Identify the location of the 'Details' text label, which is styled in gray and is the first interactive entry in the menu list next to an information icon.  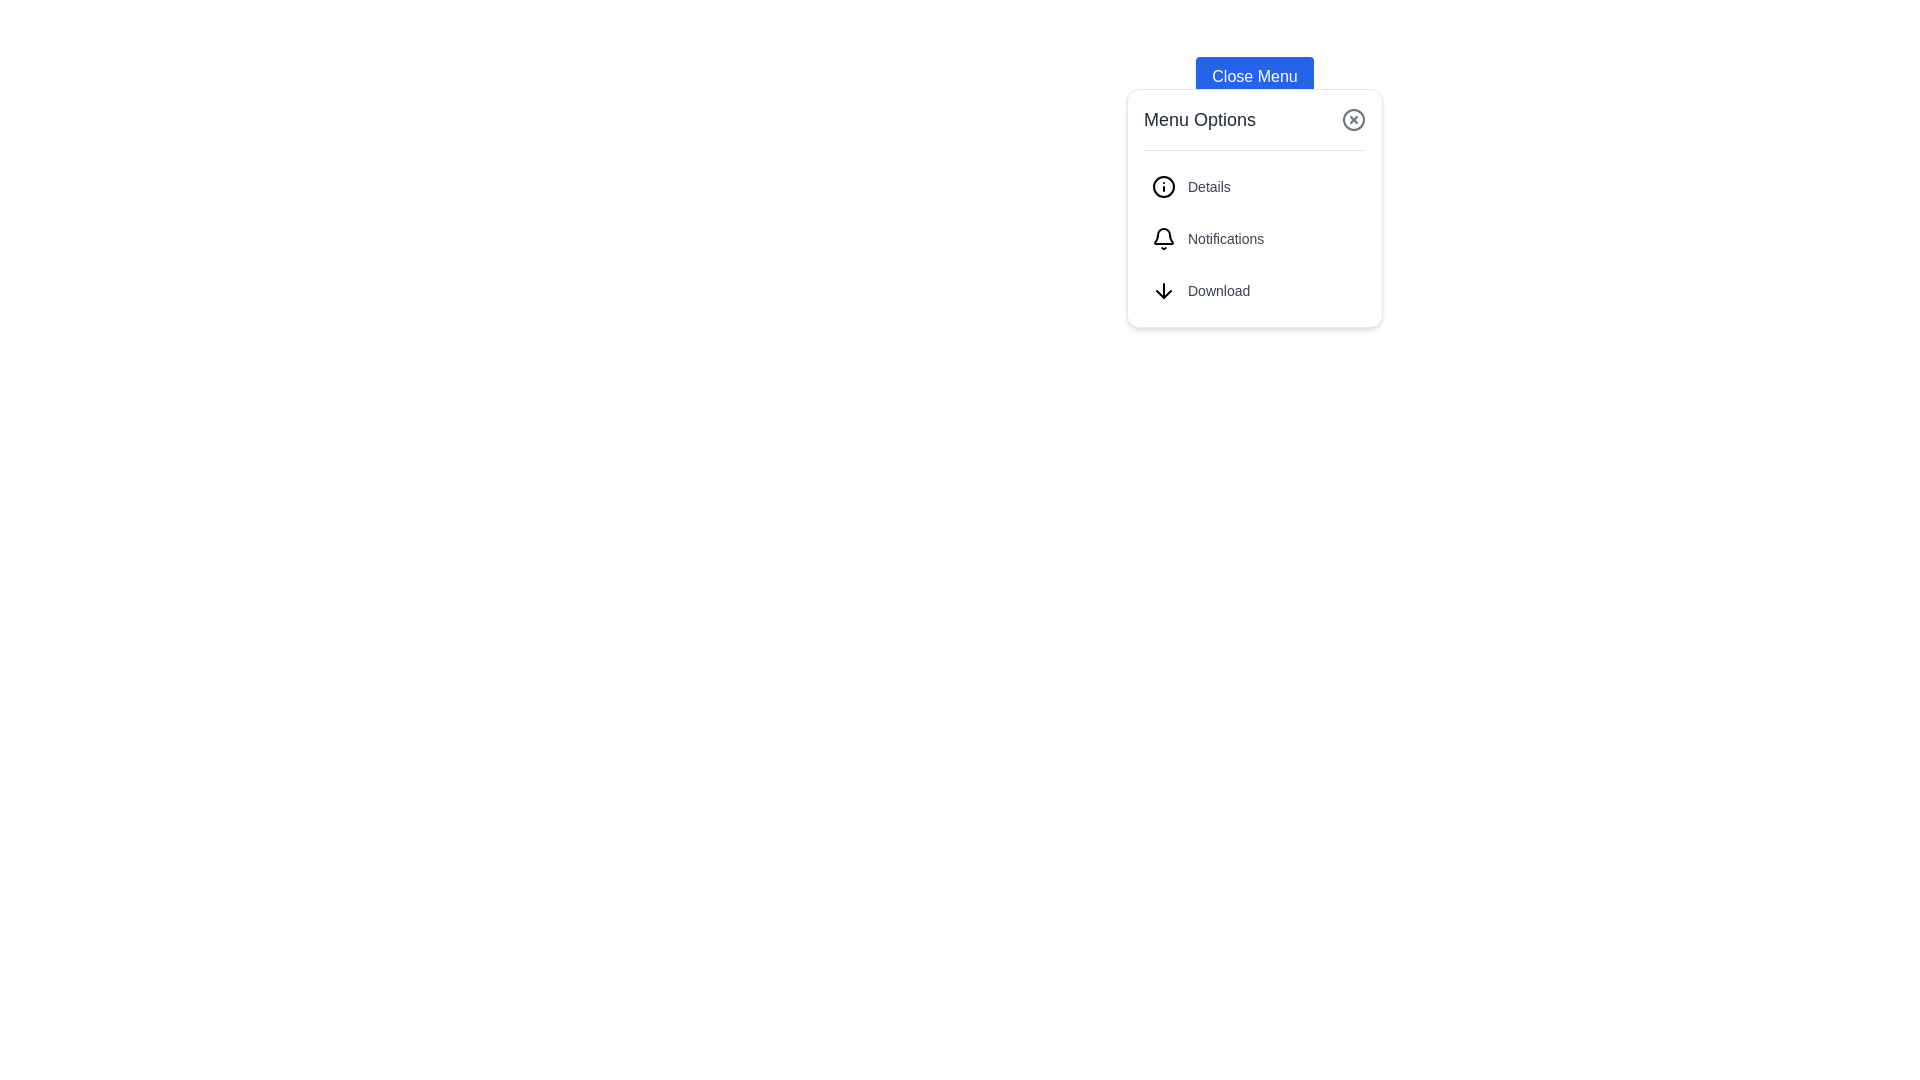
(1208, 186).